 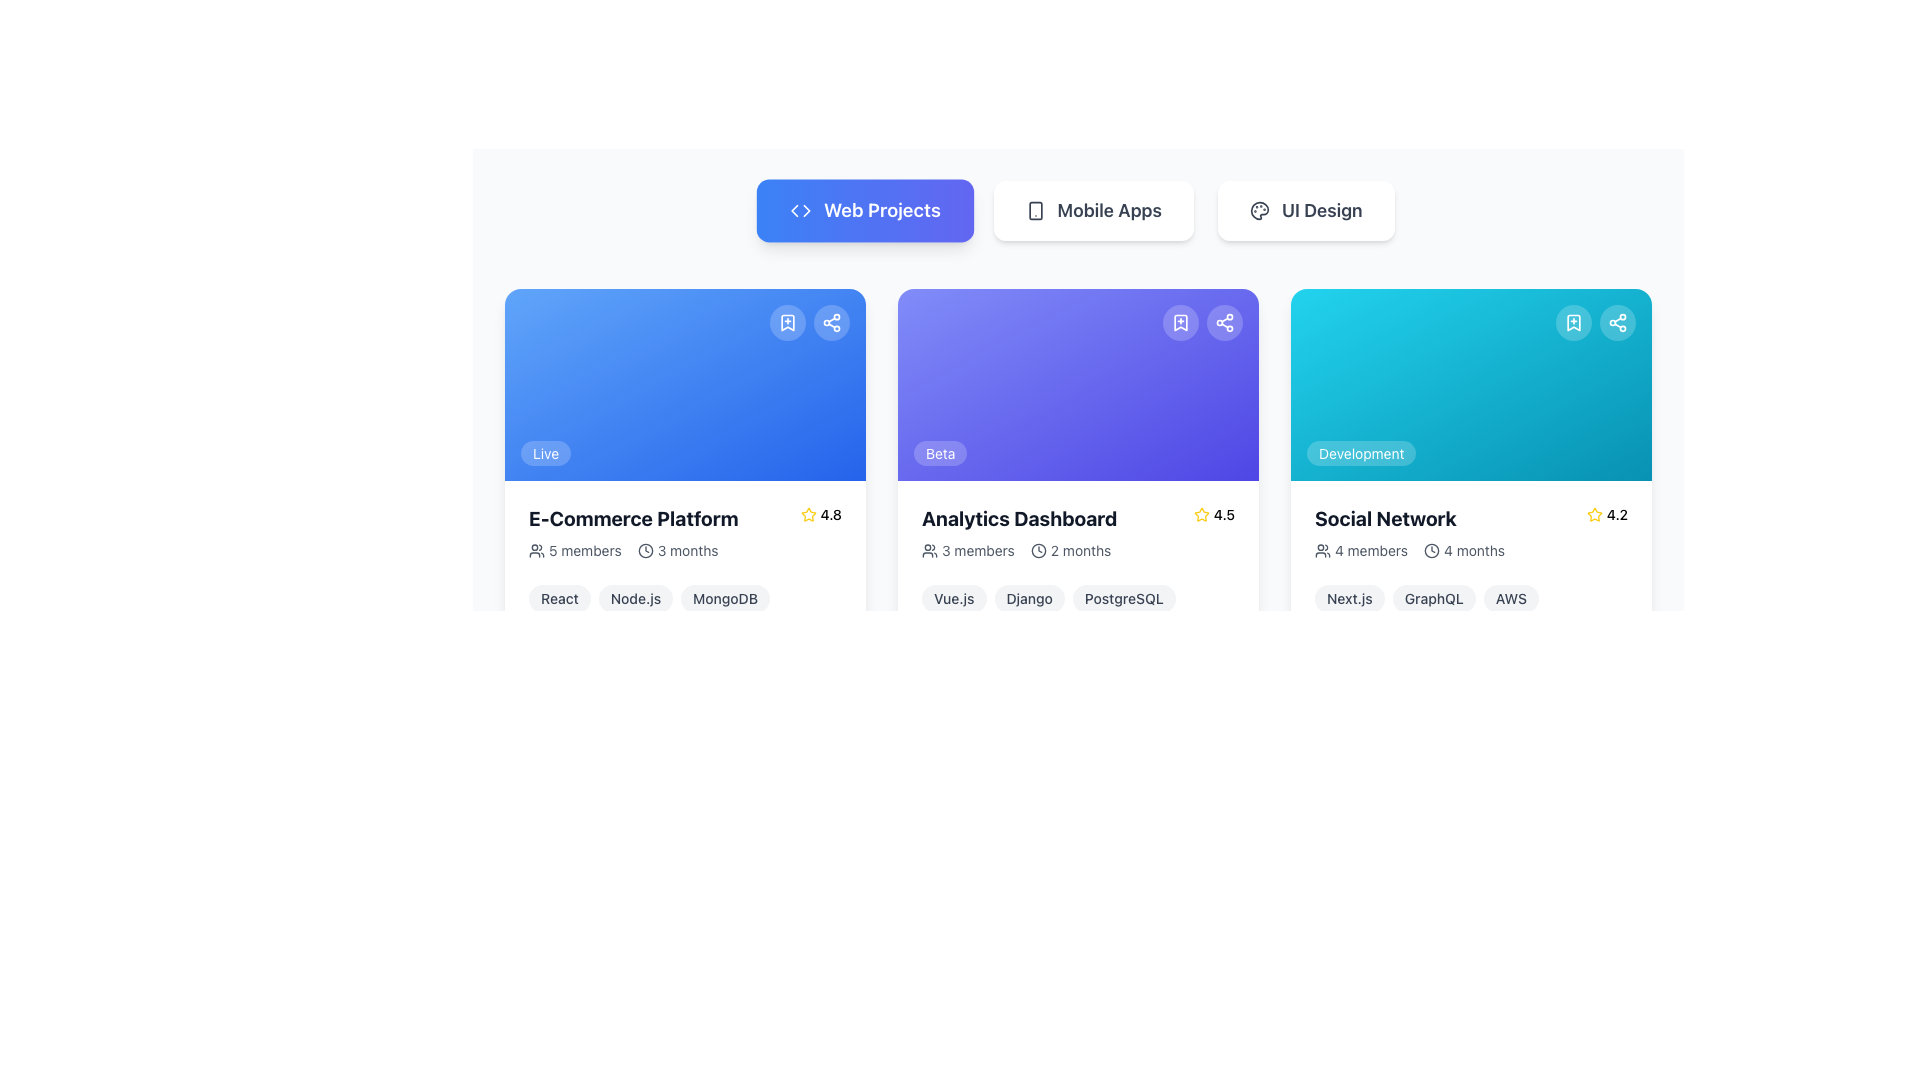 I want to click on the button located at the top-right corner of the 'Social Network' project card, so click(x=1573, y=322).